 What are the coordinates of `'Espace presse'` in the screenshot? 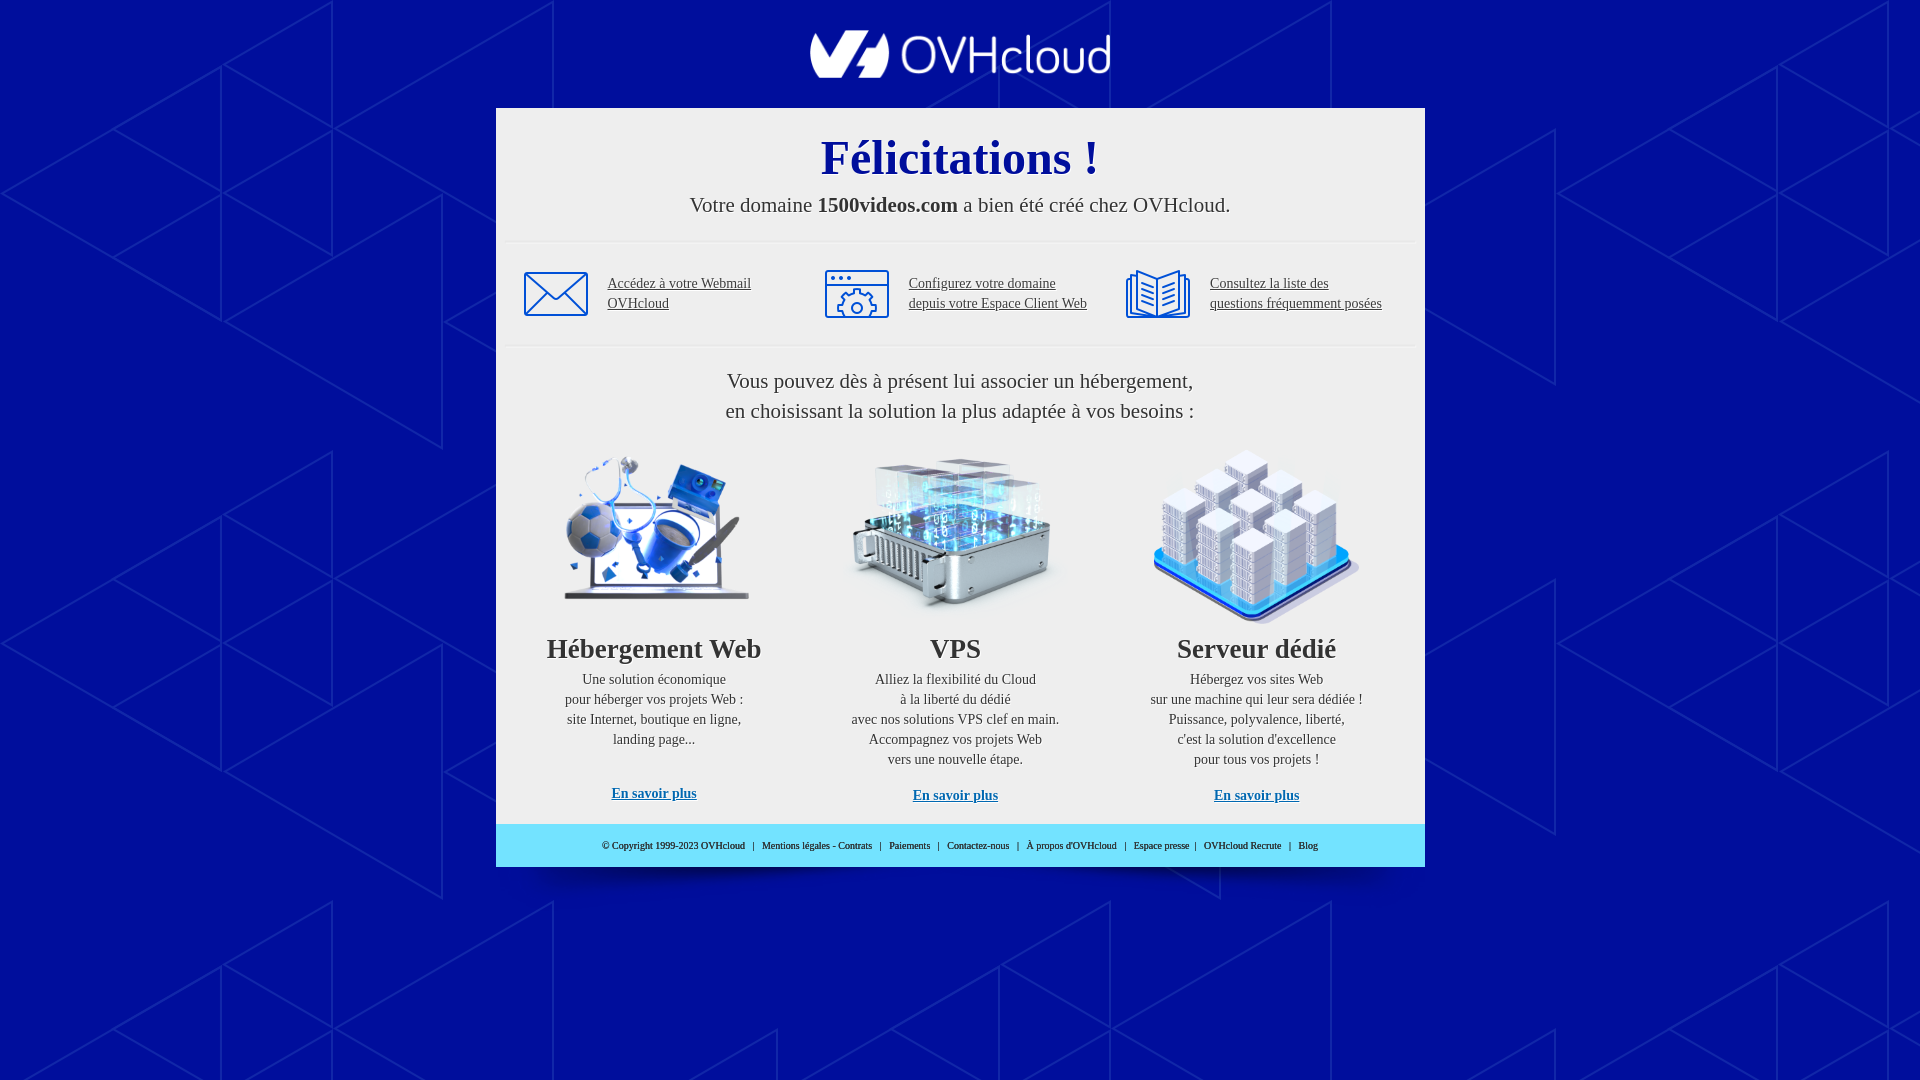 It's located at (1161, 845).